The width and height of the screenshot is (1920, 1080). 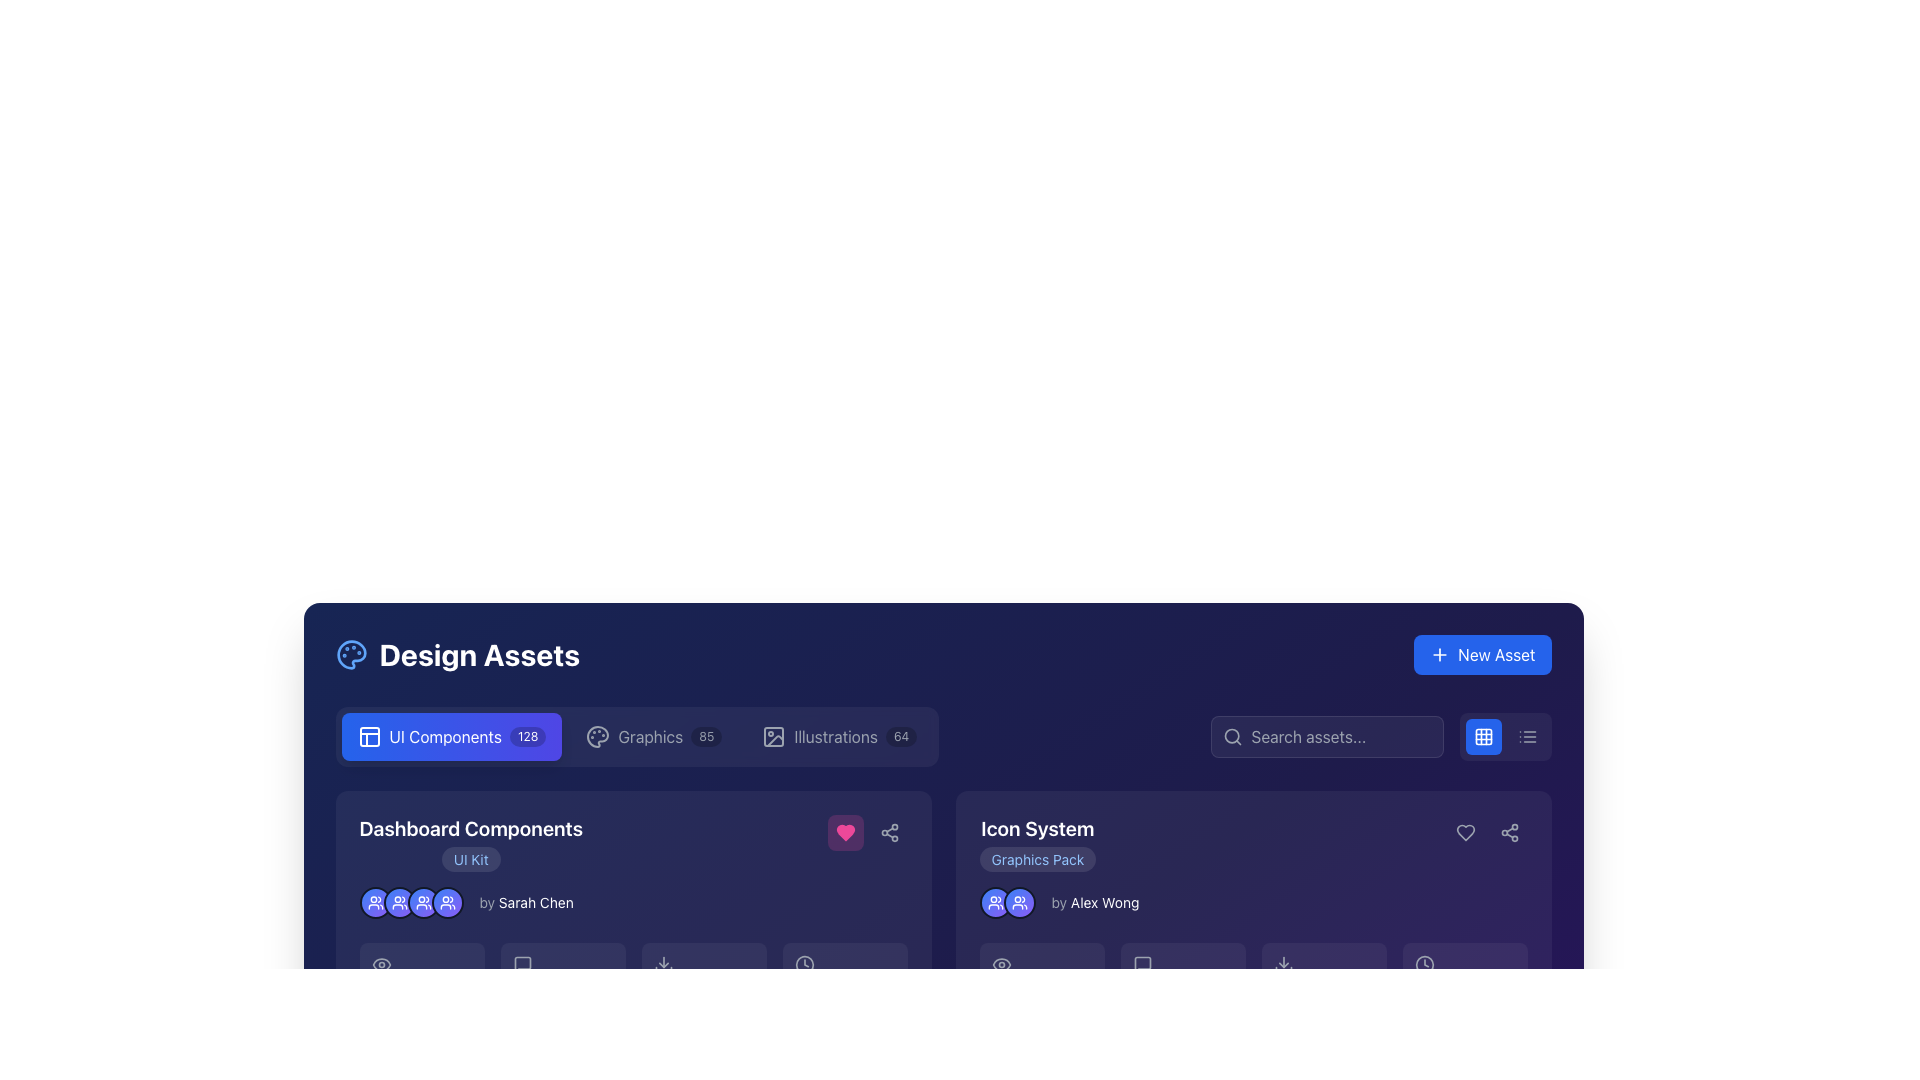 What do you see at coordinates (1019, 902) in the screenshot?
I see `the icon indicator in the 'Icon System' card` at bounding box center [1019, 902].